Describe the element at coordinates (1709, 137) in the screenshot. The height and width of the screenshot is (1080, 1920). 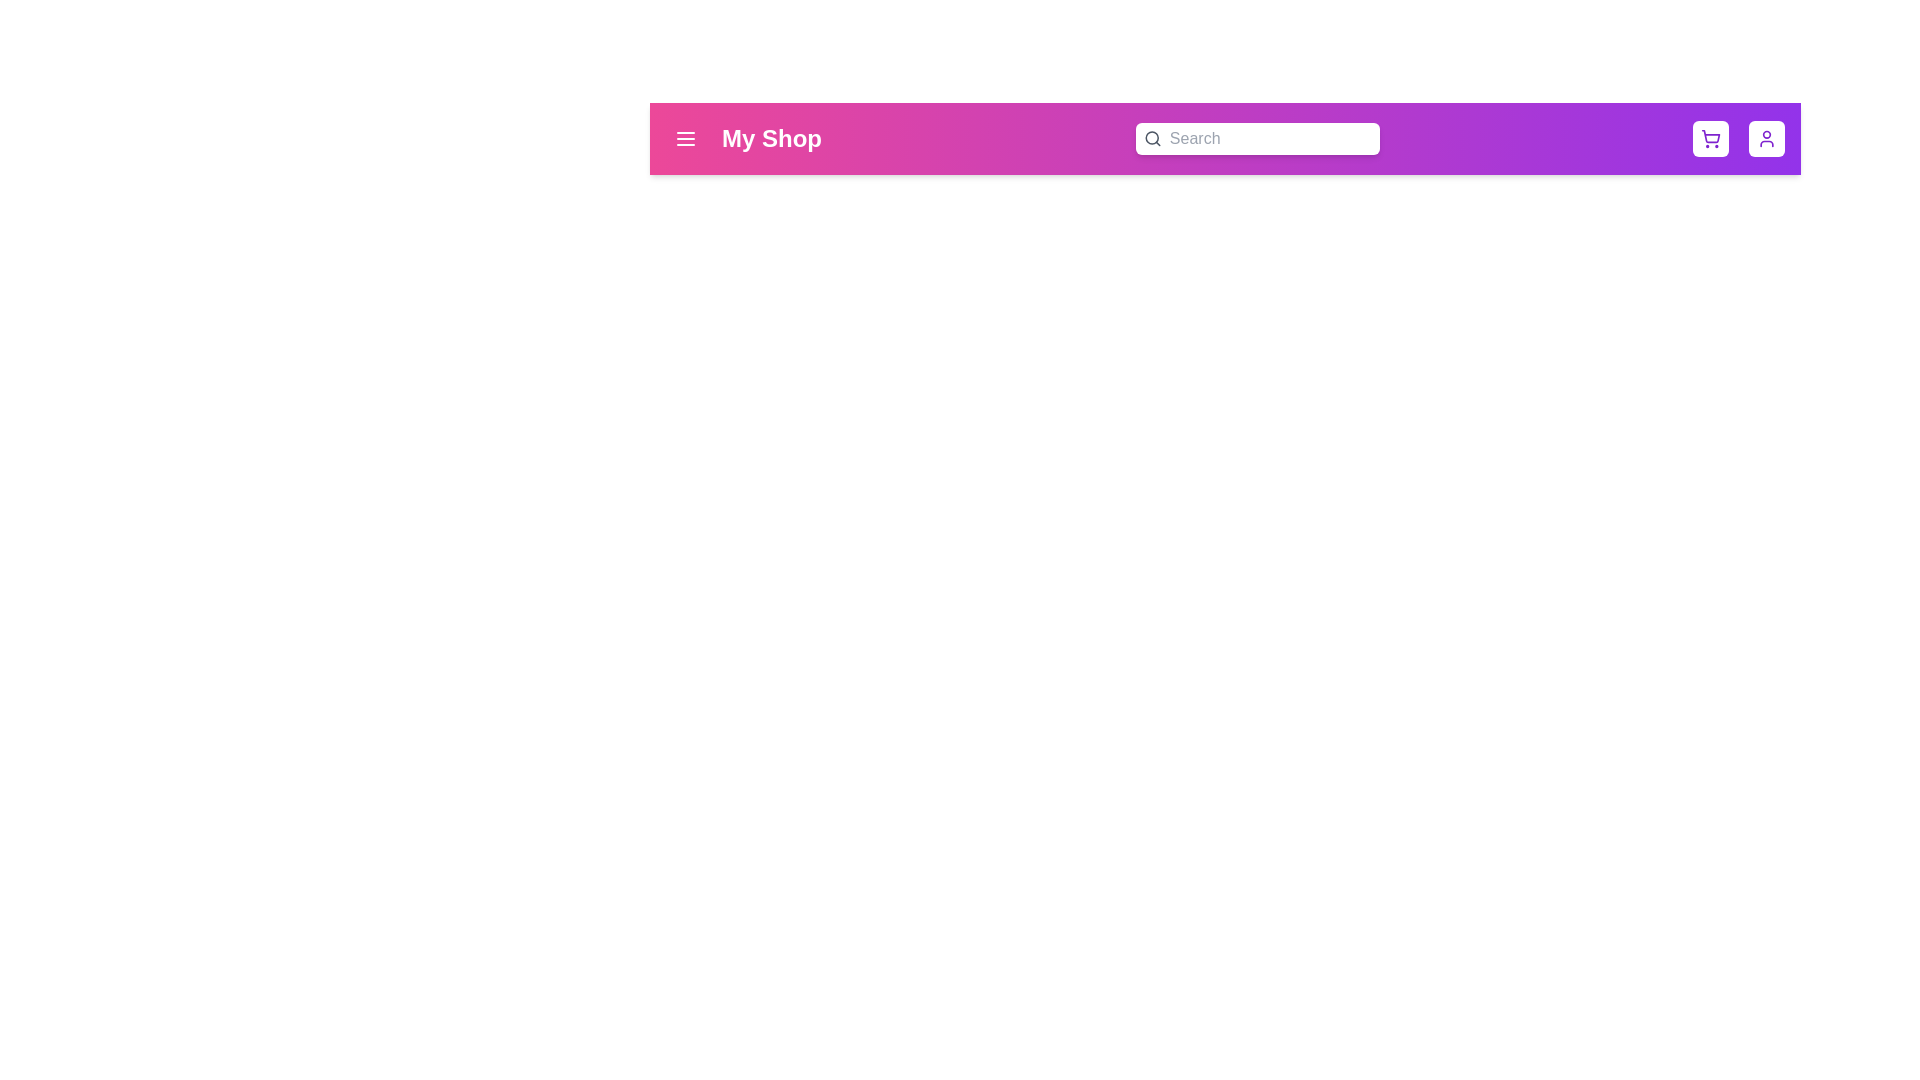
I see `the shopping cart button to view the cart` at that location.